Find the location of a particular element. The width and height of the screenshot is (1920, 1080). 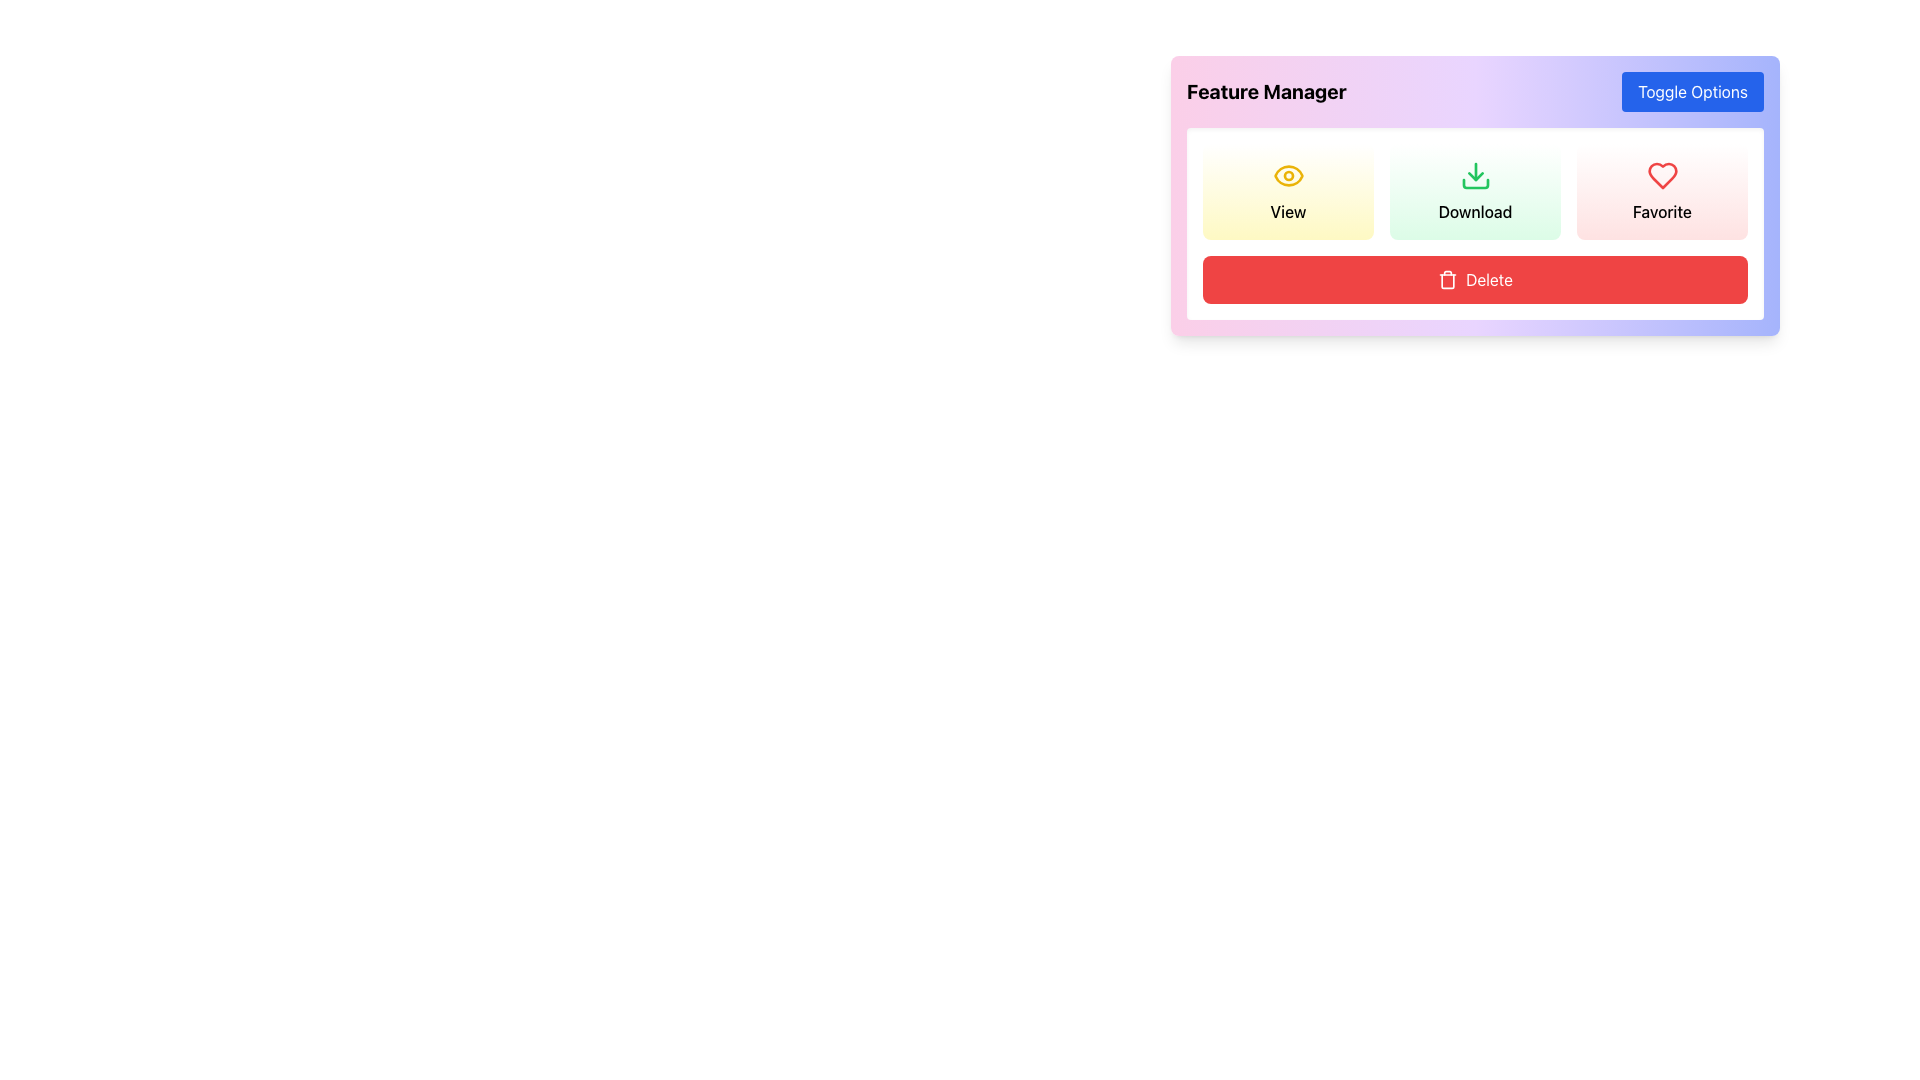

the heart icon representing the 'Favorite' action, which is the third clickable option in the interface, positioned to the right of the 'Download' button is located at coordinates (1662, 175).